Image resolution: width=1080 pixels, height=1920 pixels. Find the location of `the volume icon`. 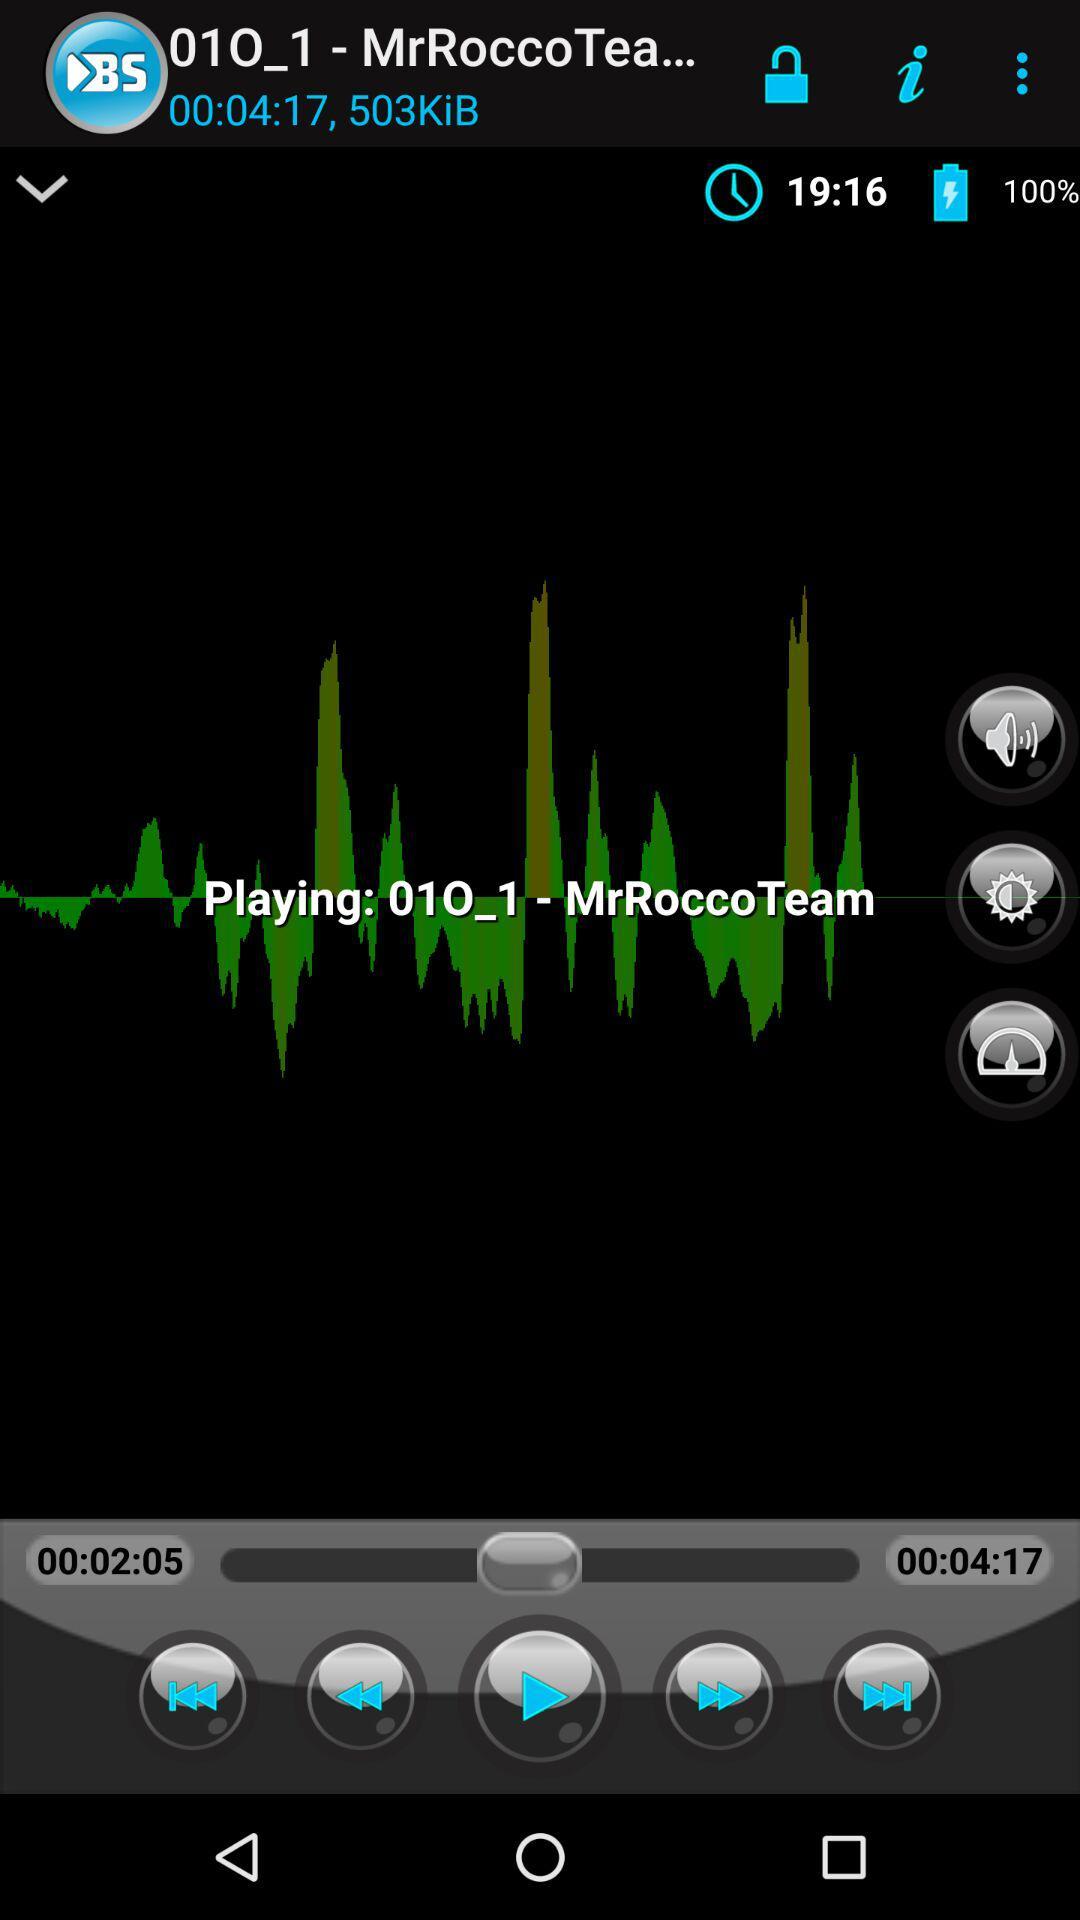

the volume icon is located at coordinates (1011, 738).